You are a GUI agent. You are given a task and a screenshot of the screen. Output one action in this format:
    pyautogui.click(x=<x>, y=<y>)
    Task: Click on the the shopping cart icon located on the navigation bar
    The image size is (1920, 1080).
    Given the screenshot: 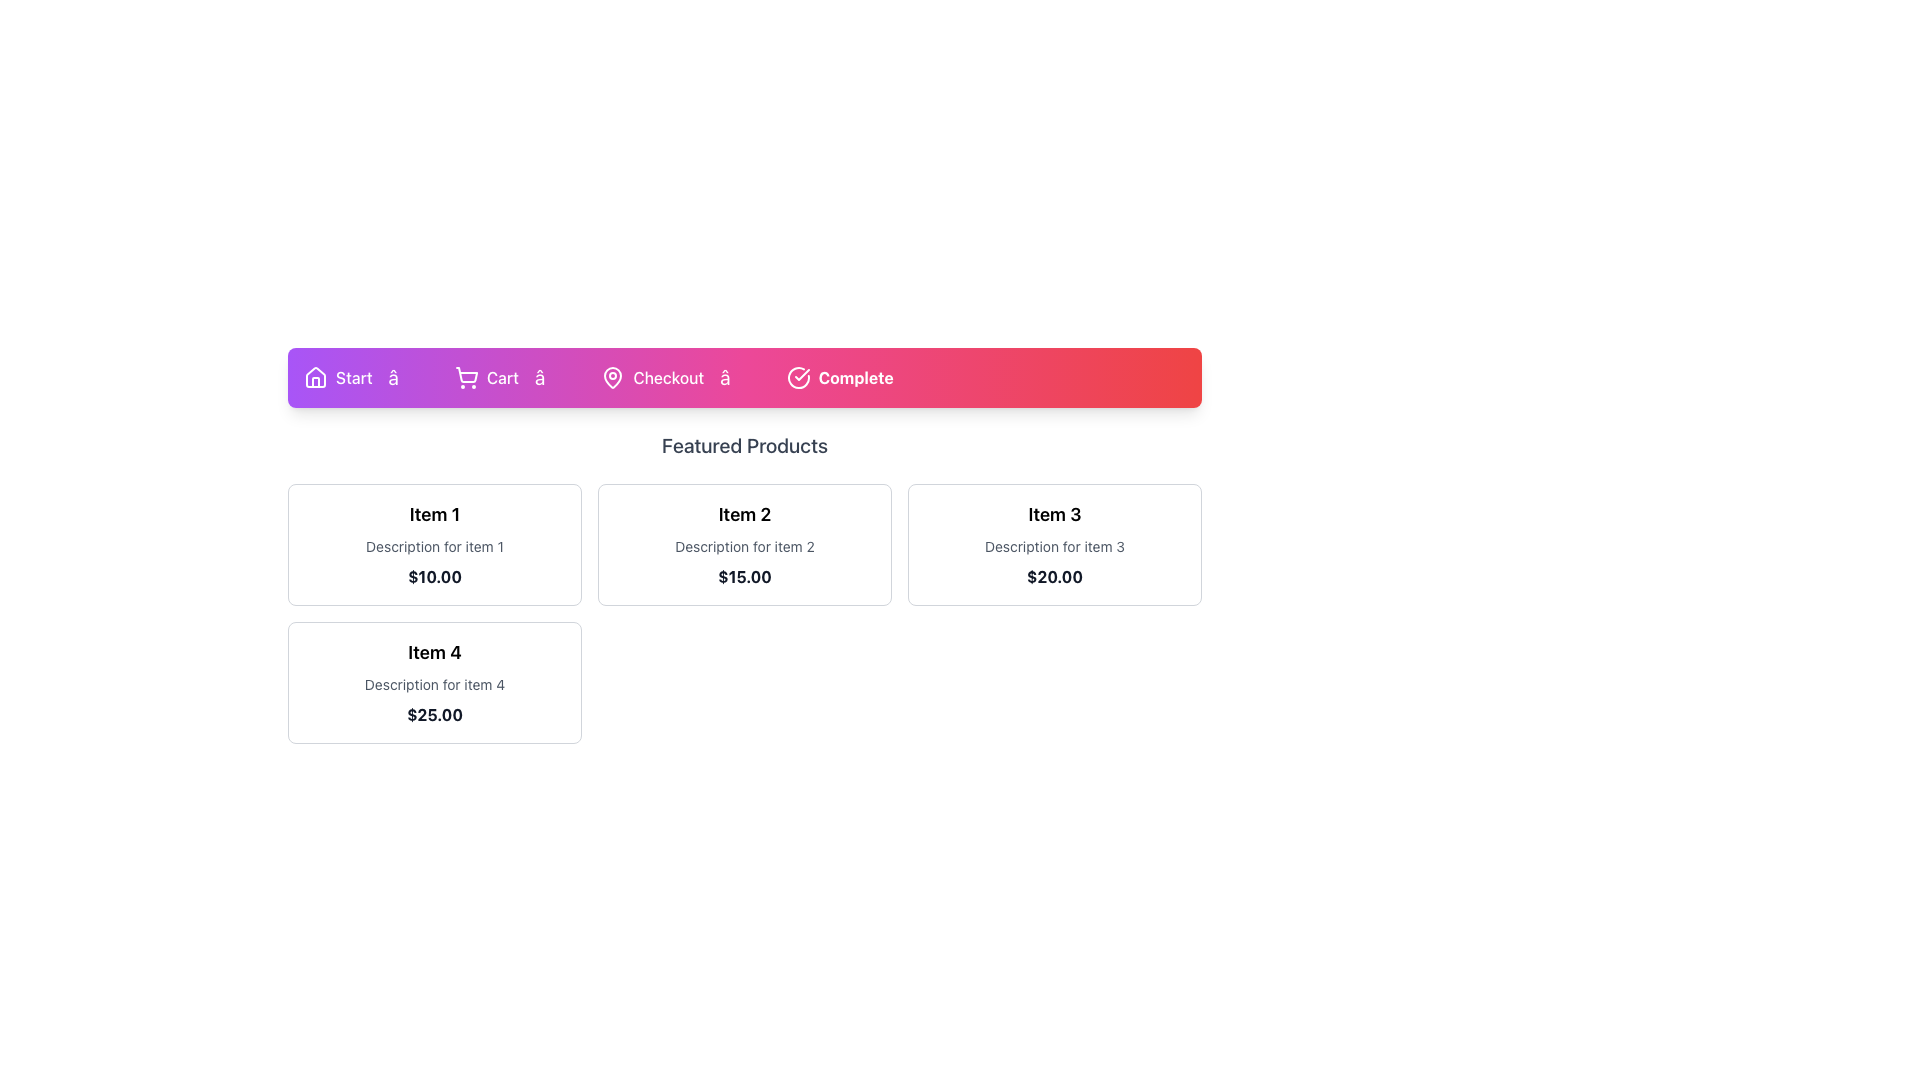 What is the action you would take?
    pyautogui.click(x=465, y=378)
    